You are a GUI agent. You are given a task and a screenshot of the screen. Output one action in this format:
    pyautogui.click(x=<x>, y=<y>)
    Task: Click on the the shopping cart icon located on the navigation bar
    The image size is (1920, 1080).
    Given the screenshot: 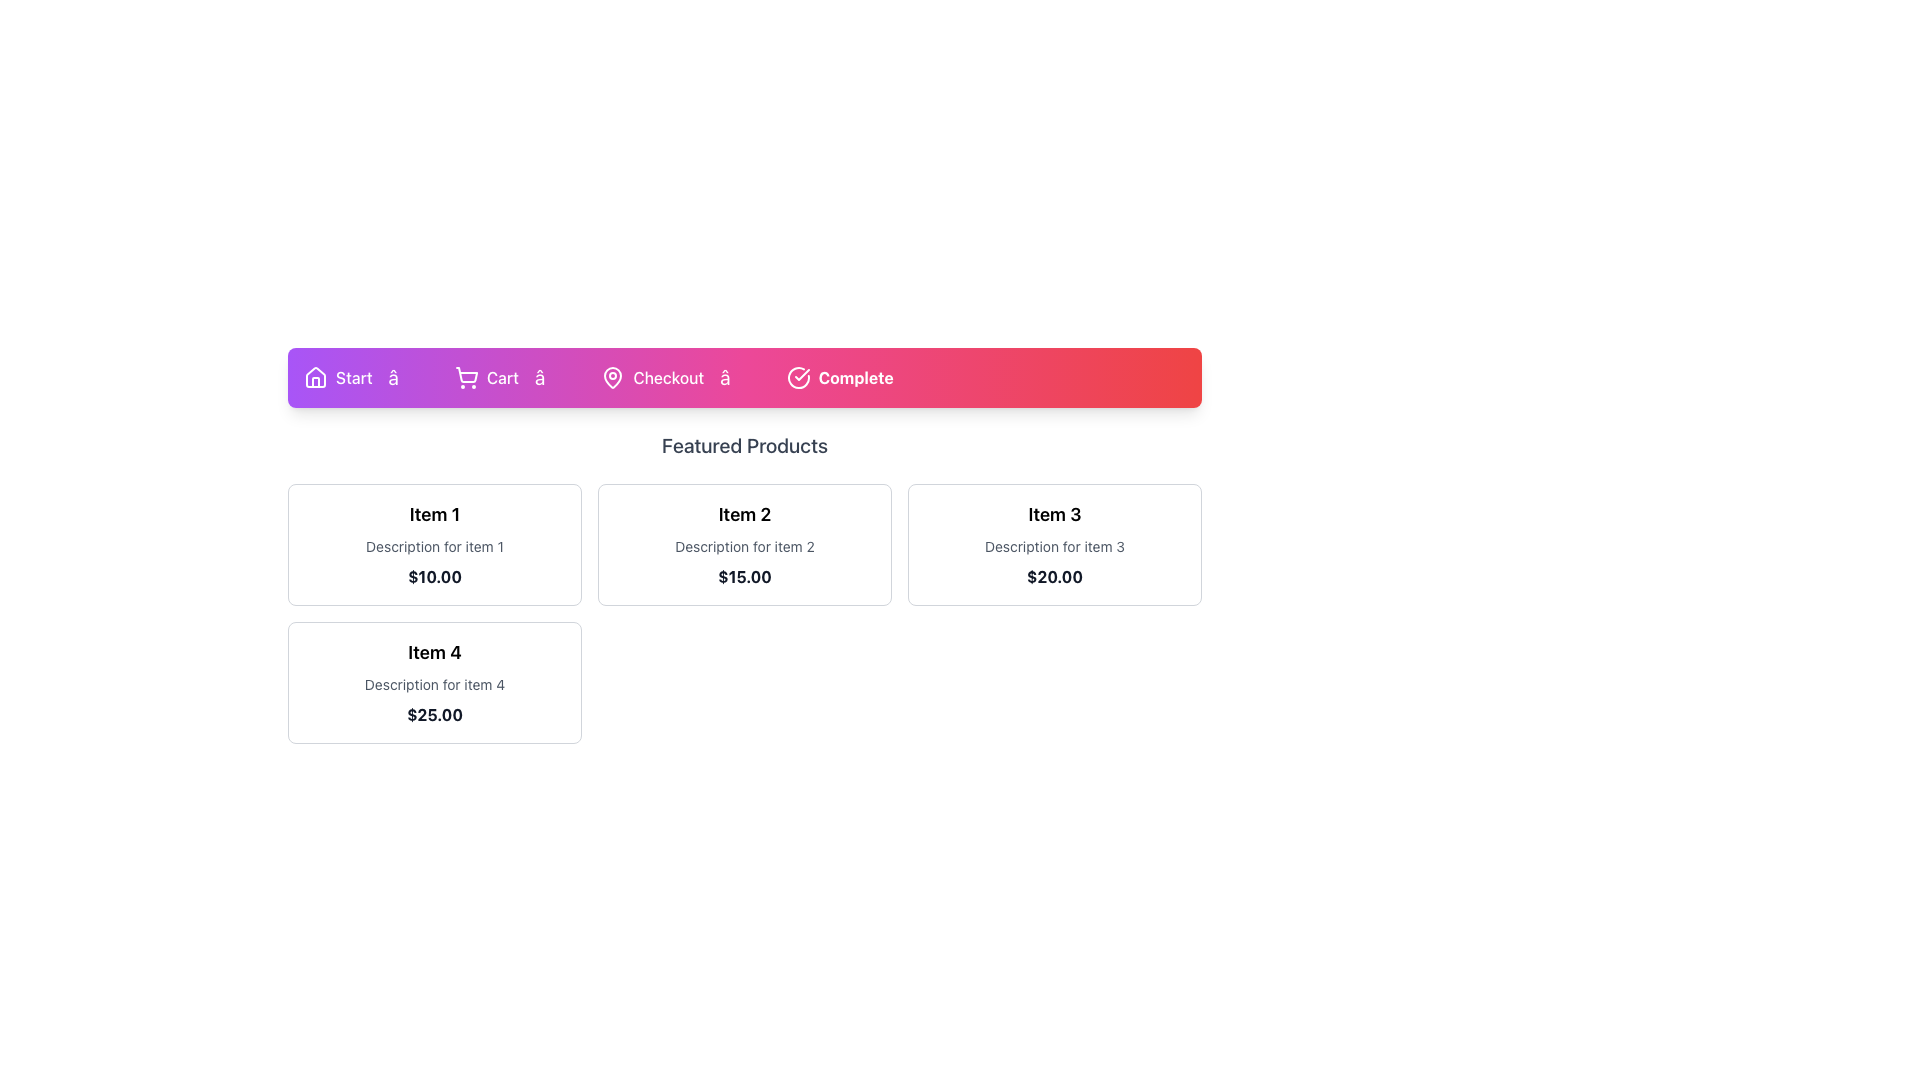 What is the action you would take?
    pyautogui.click(x=465, y=378)
    